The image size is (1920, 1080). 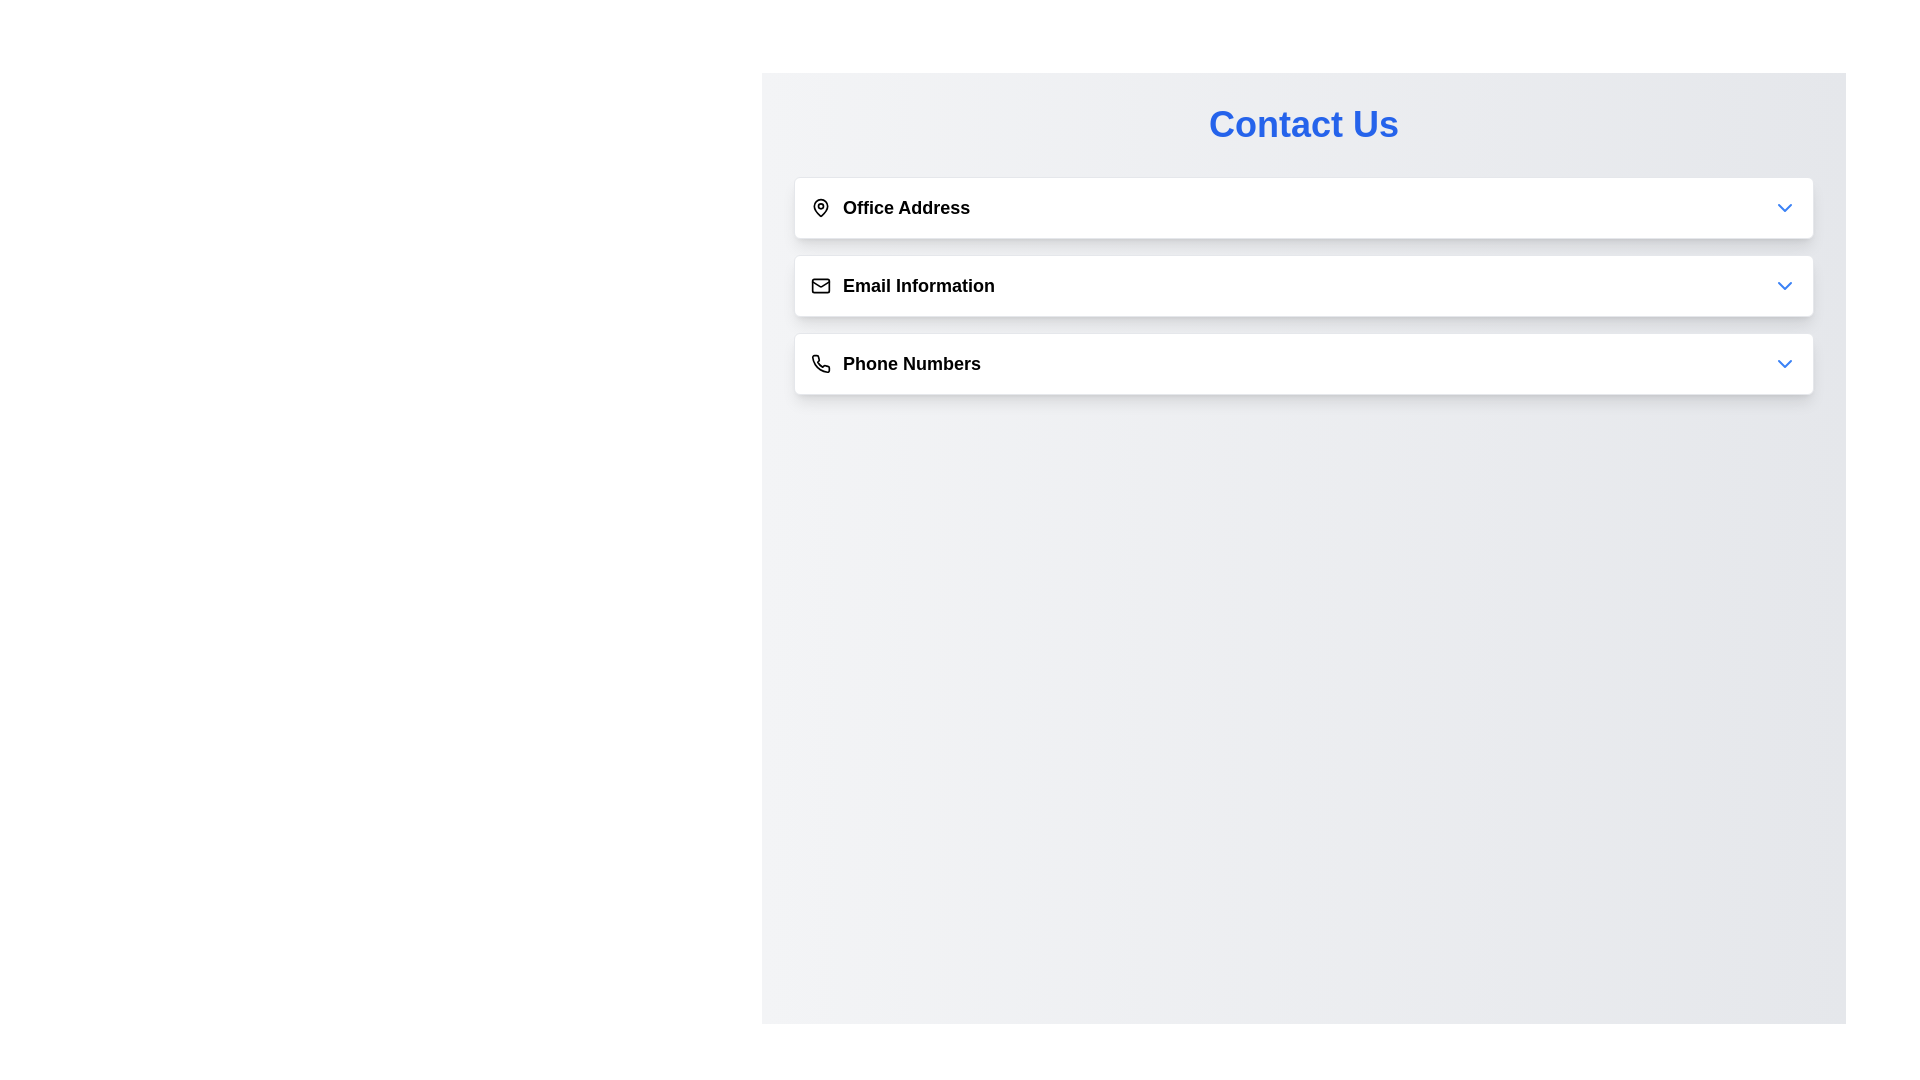 What do you see at coordinates (918, 285) in the screenshot?
I see `the Text Label that serves as the header for the email contact information section, positioned below the 'Contact Us' title` at bounding box center [918, 285].